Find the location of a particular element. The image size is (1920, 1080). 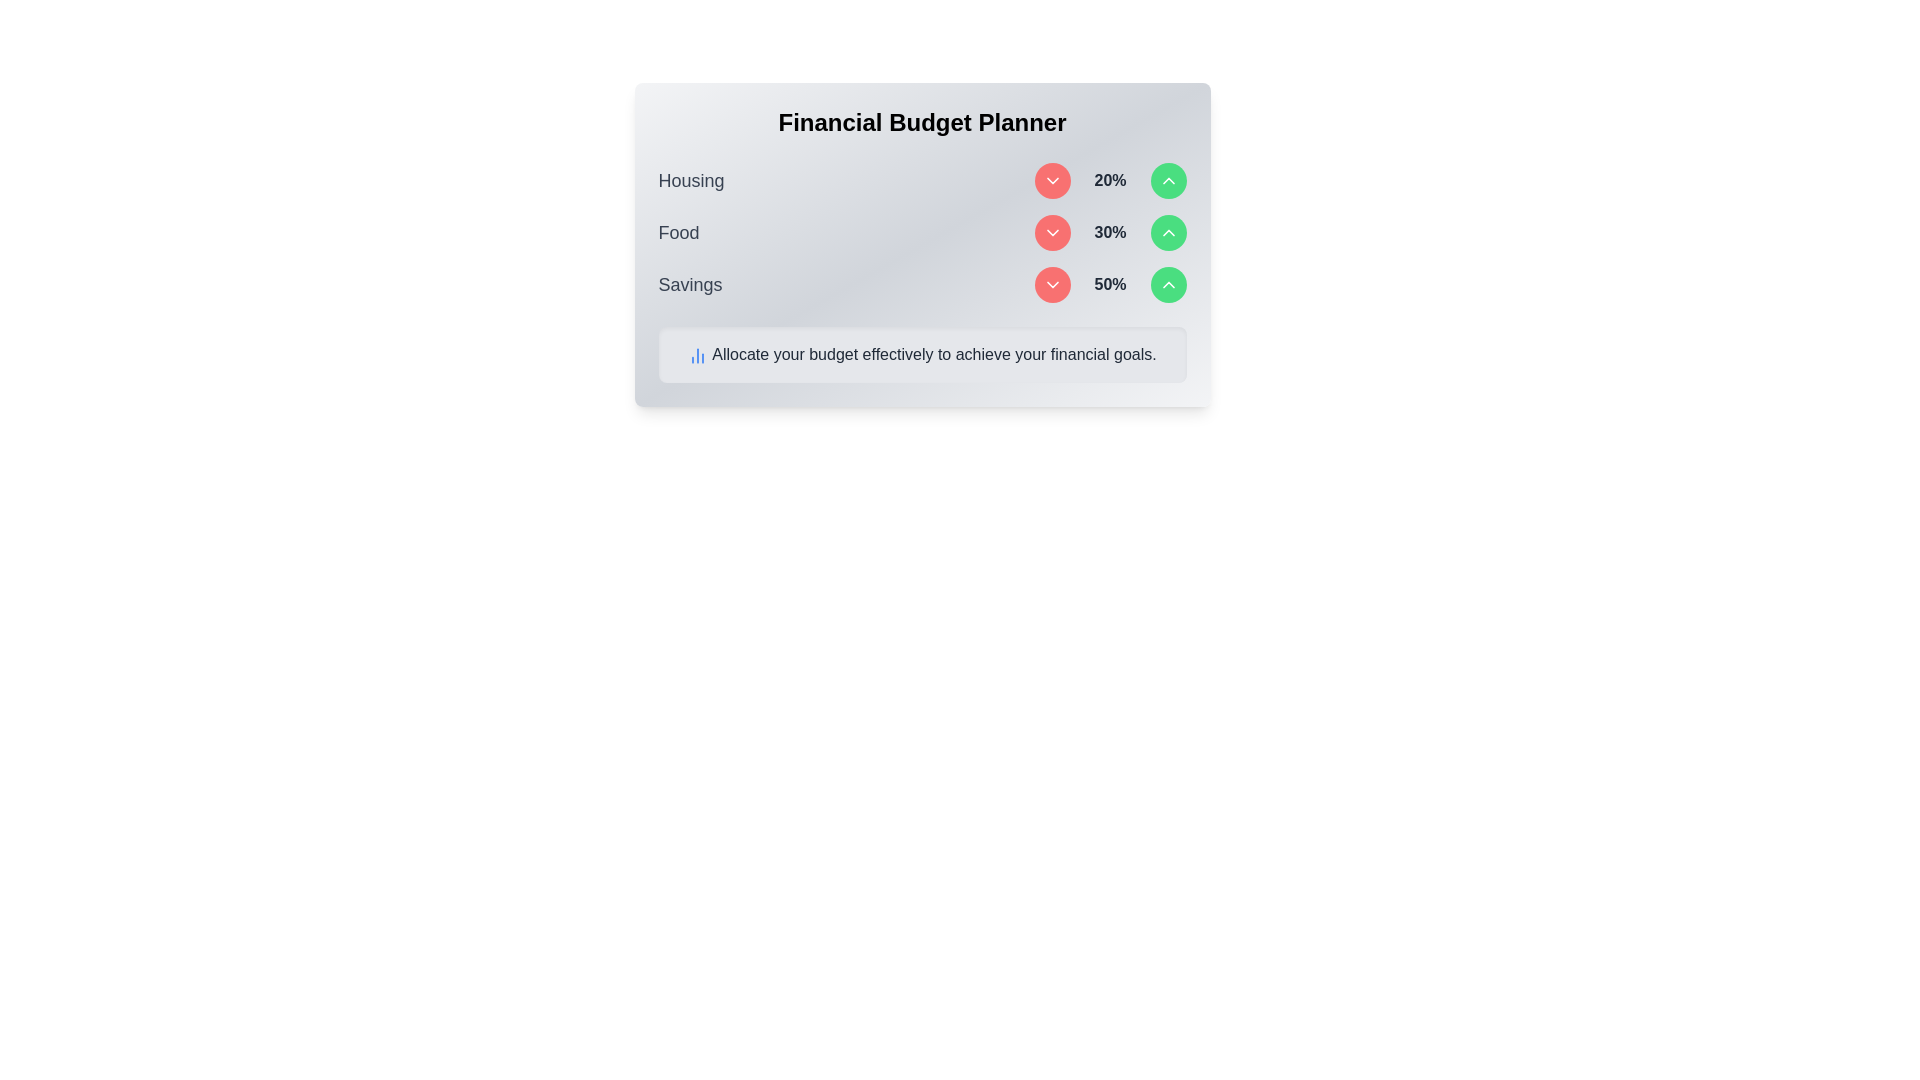

text of the heading that provides context about financial budget planning, located at the top of the card-like section with rounded corners is located at coordinates (921, 123).